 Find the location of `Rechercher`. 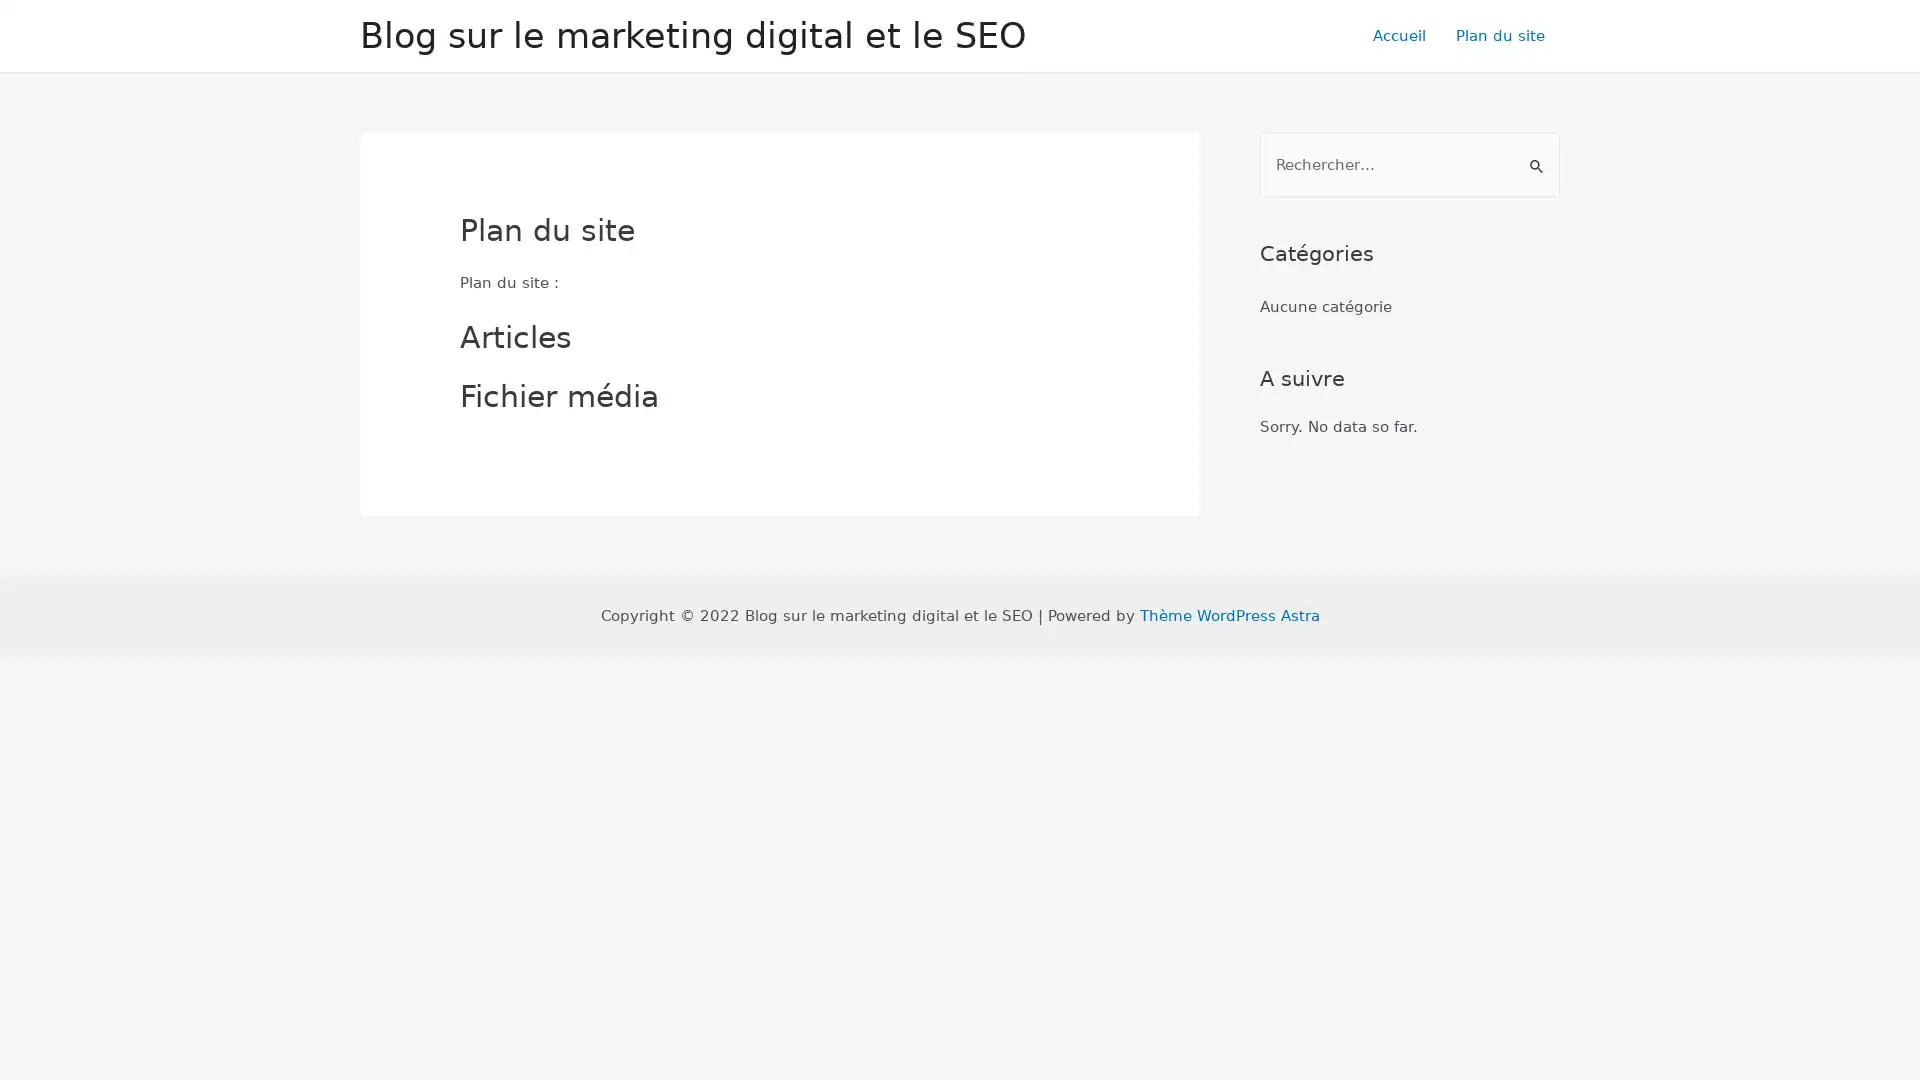

Rechercher is located at coordinates (1536, 152).